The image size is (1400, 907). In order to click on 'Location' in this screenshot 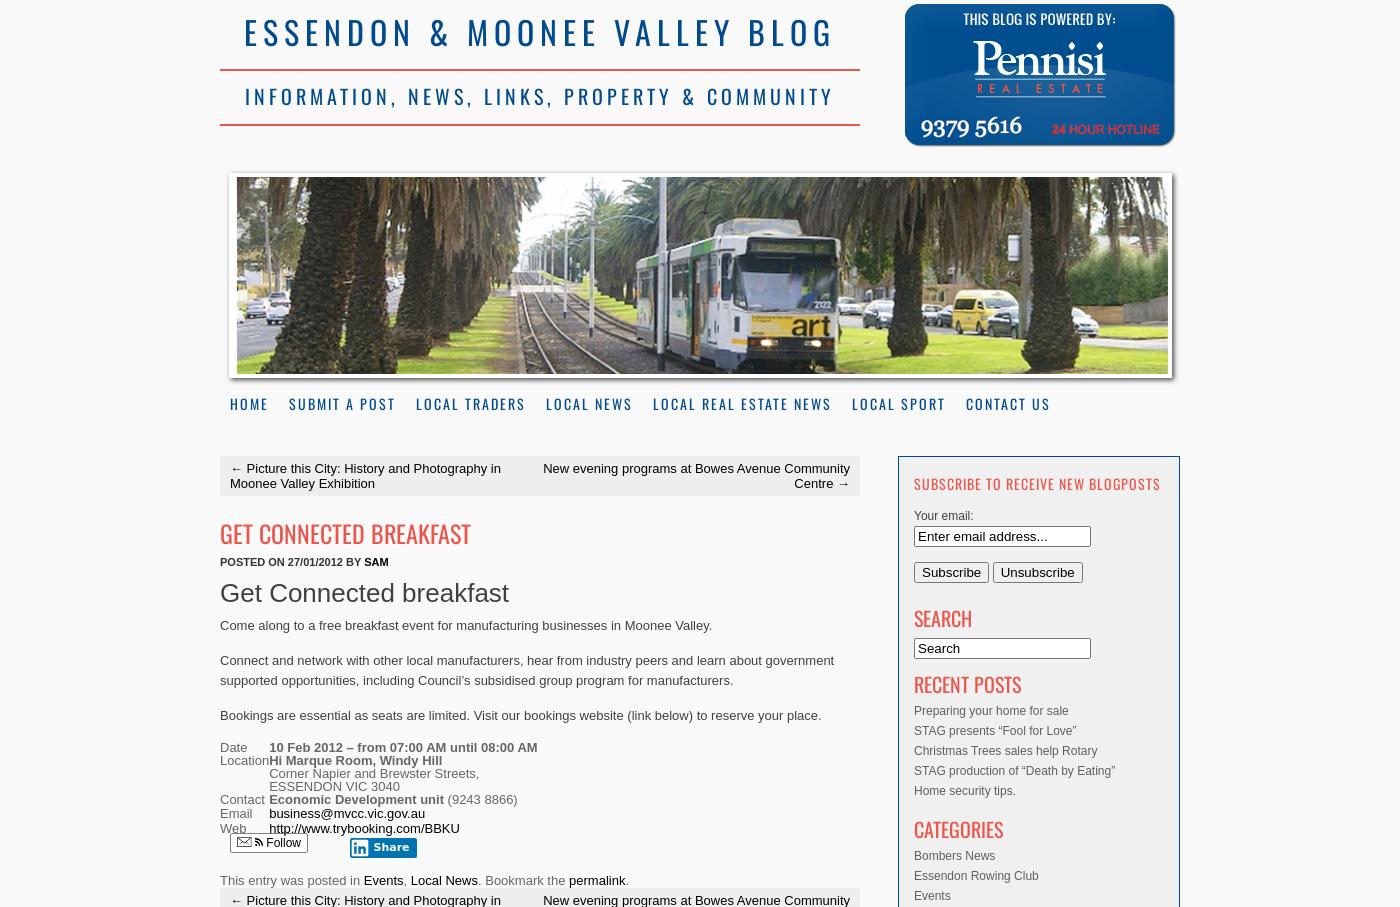, I will do `click(244, 758)`.